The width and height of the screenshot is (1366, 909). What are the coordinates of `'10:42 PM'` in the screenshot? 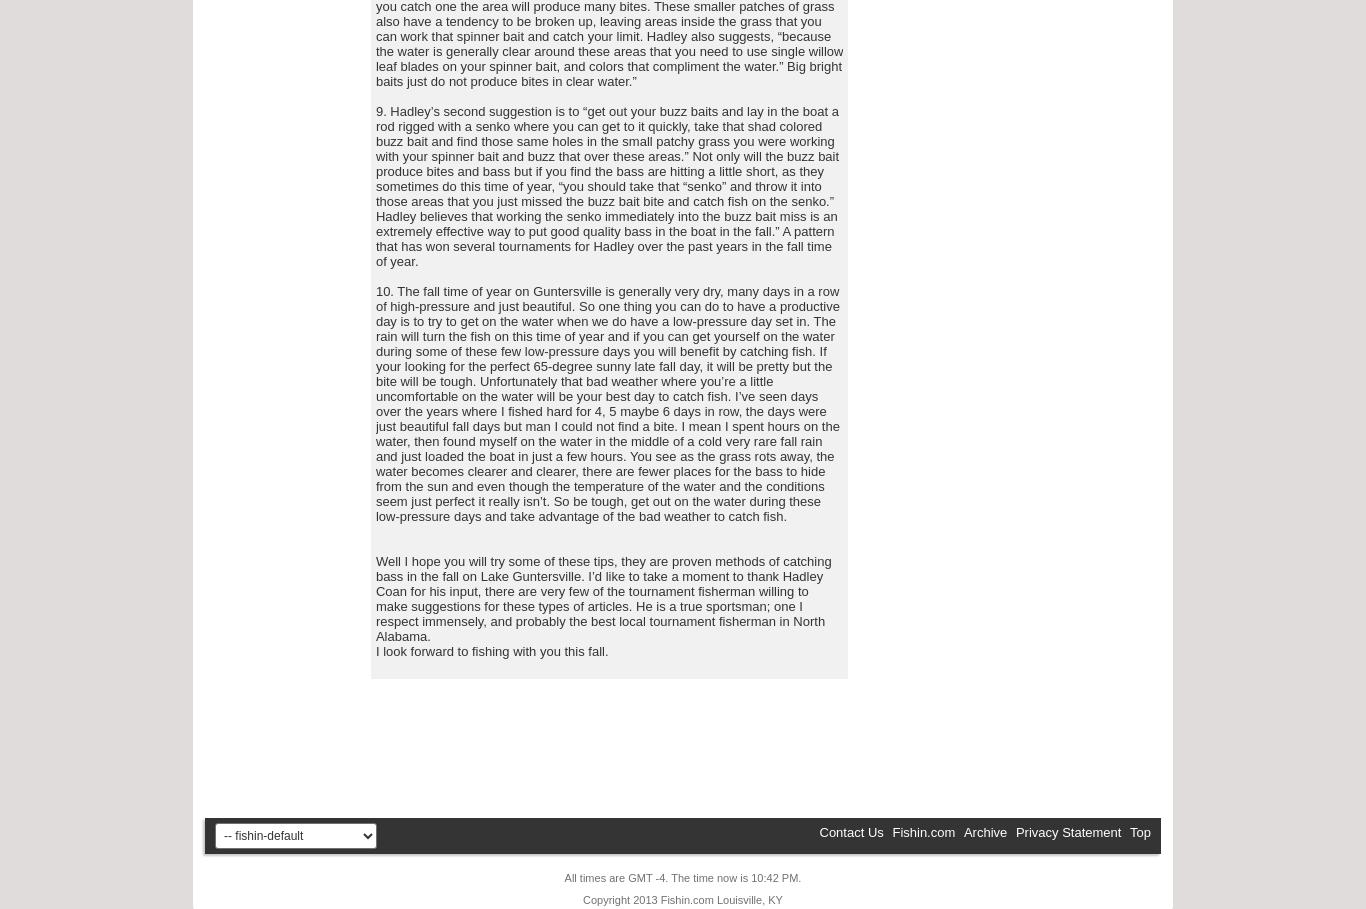 It's located at (774, 878).